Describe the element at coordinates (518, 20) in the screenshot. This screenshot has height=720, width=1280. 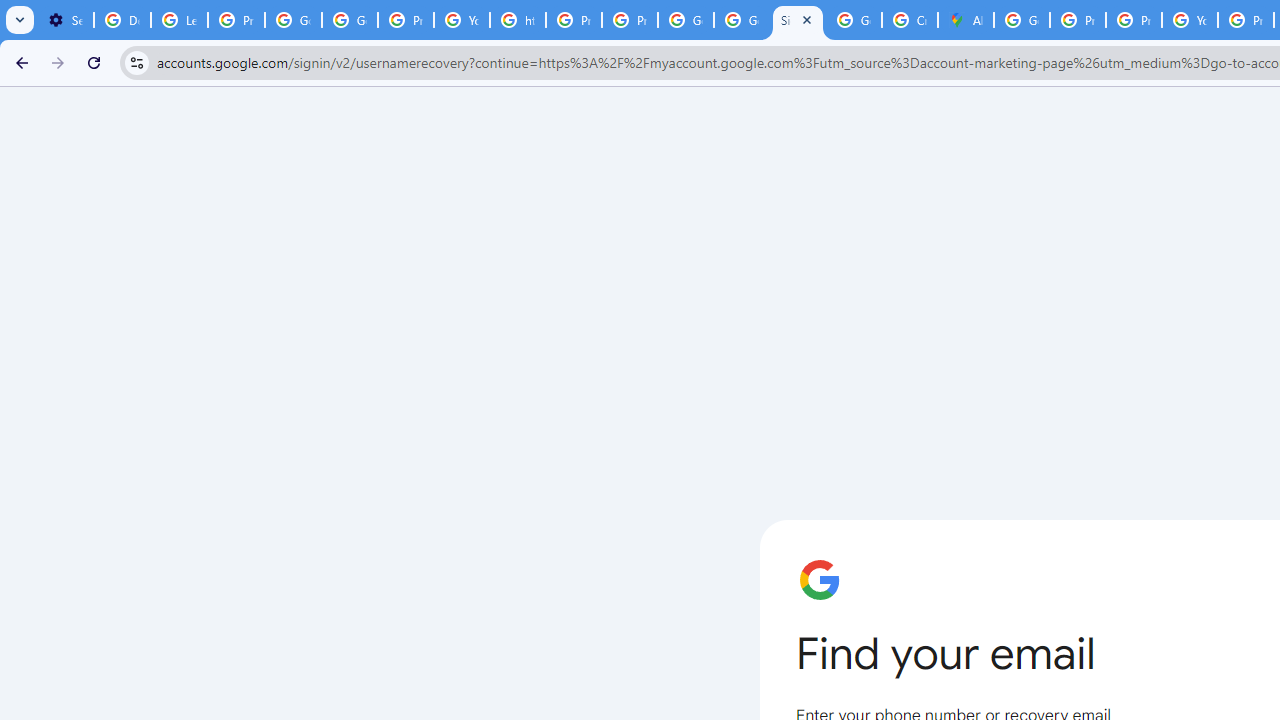
I see `'https://scholar.google.com/'` at that location.